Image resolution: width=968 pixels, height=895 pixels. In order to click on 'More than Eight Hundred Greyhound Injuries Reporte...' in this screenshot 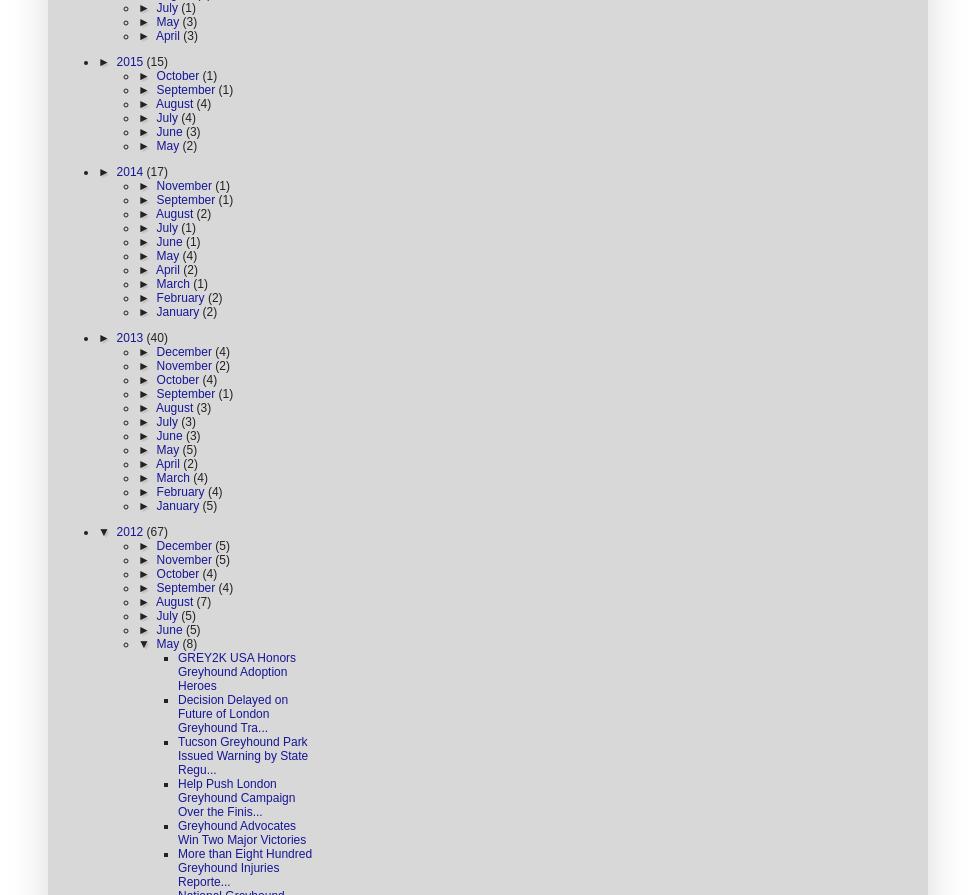, I will do `click(245, 866)`.